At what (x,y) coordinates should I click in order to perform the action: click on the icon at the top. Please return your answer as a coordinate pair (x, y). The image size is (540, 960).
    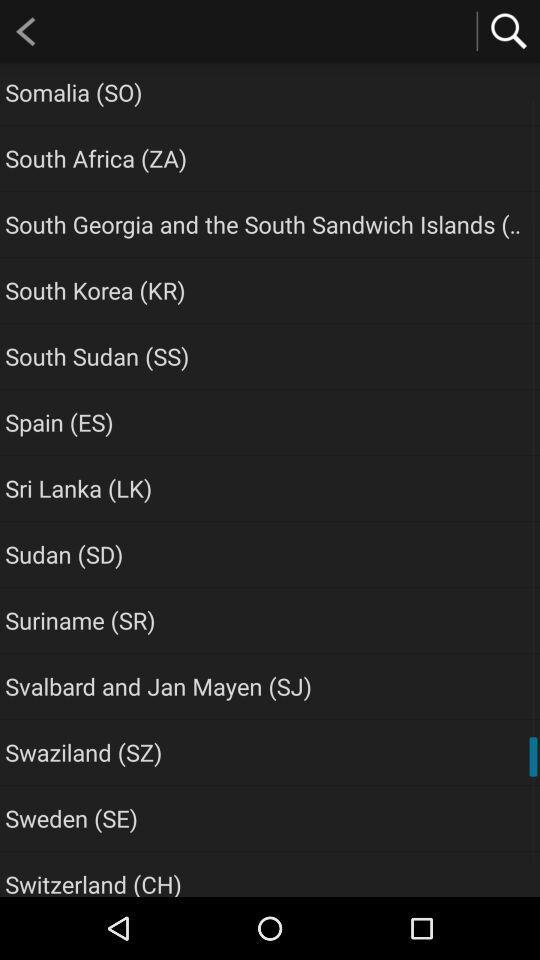
    Looking at the image, I should click on (266, 224).